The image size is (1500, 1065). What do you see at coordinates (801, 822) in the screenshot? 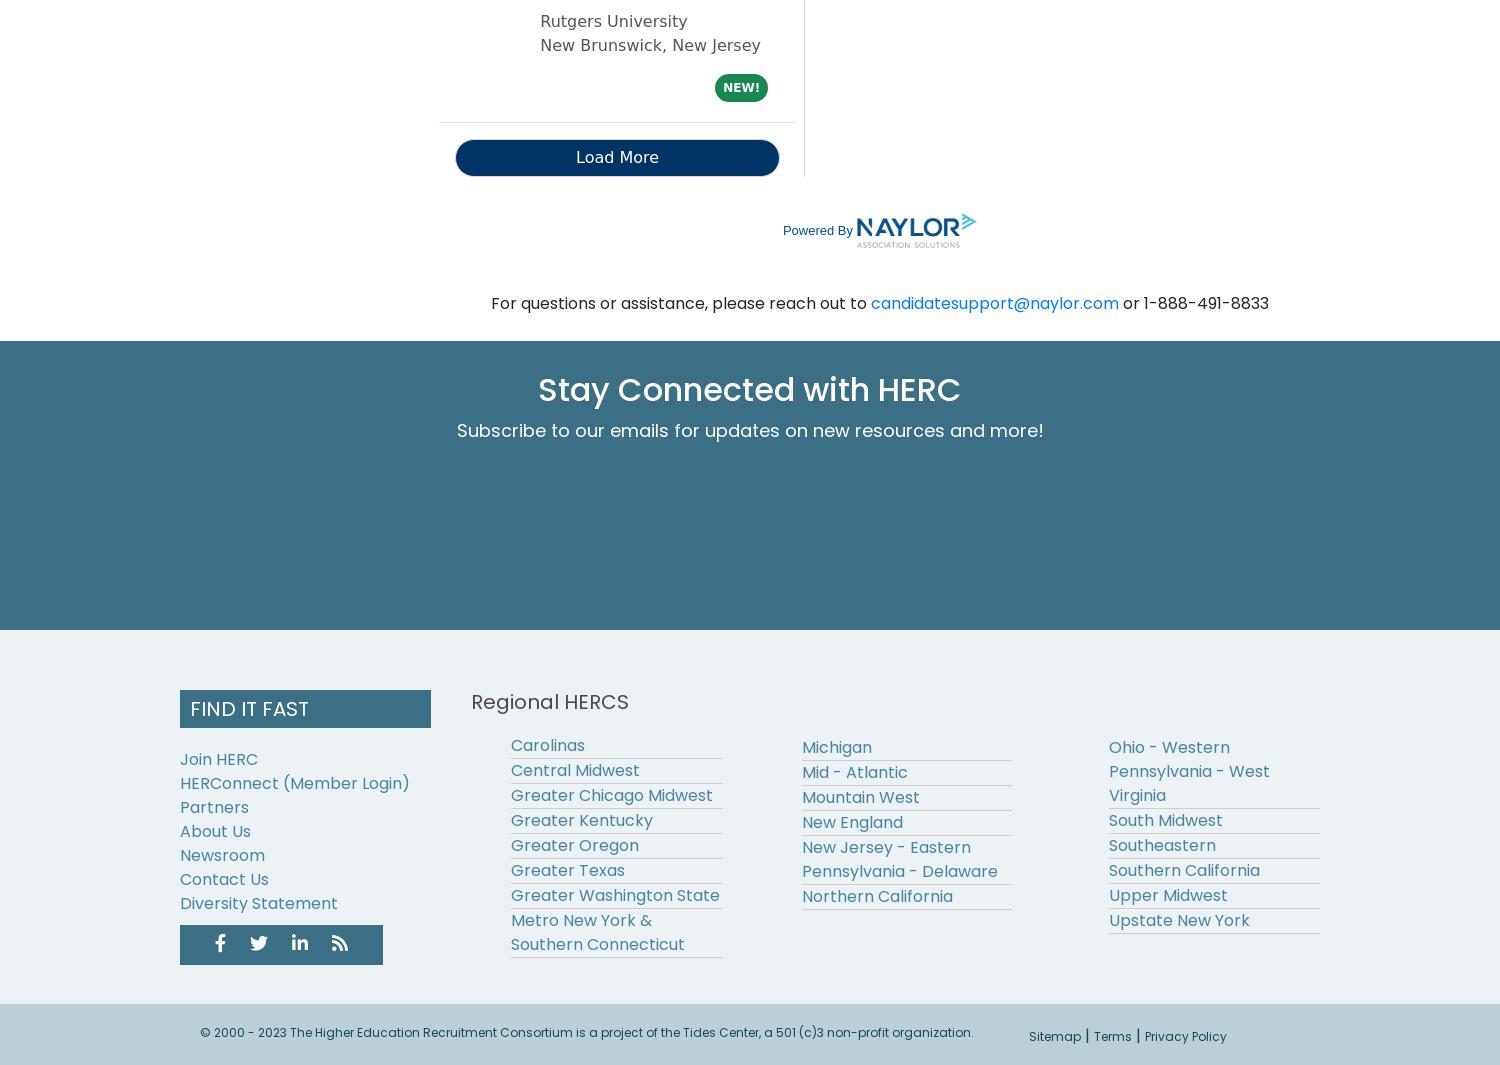
I see `'New England'` at bounding box center [801, 822].